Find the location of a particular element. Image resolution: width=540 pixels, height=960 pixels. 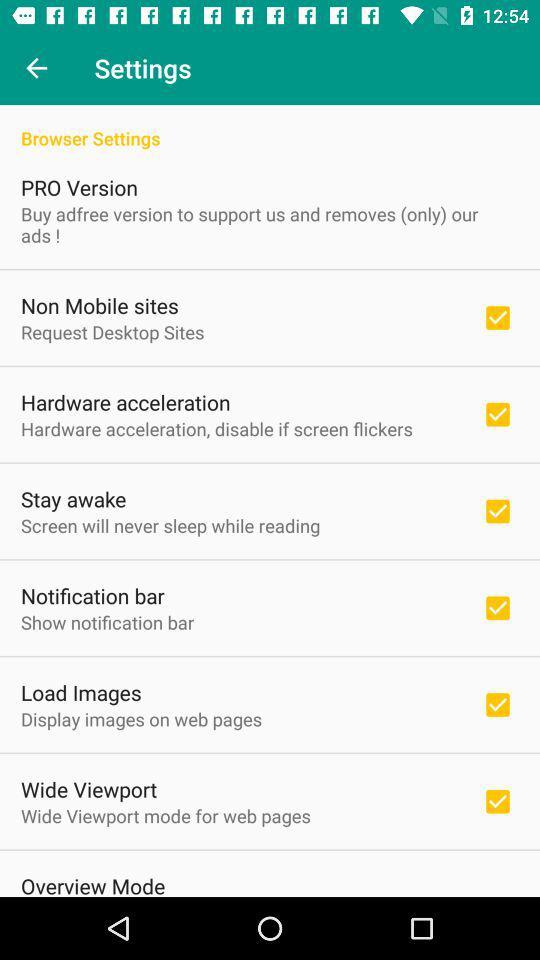

request desktop sites item is located at coordinates (112, 332).